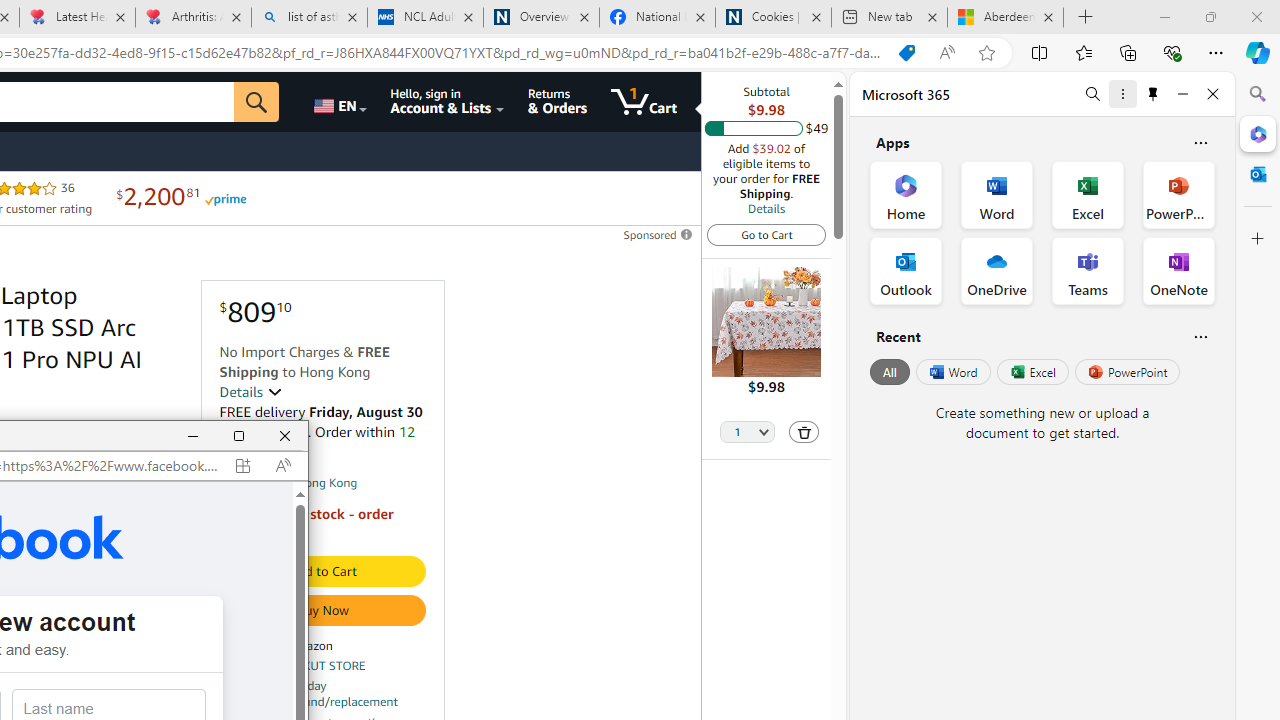  What do you see at coordinates (765, 208) in the screenshot?
I see `'Details'` at bounding box center [765, 208].